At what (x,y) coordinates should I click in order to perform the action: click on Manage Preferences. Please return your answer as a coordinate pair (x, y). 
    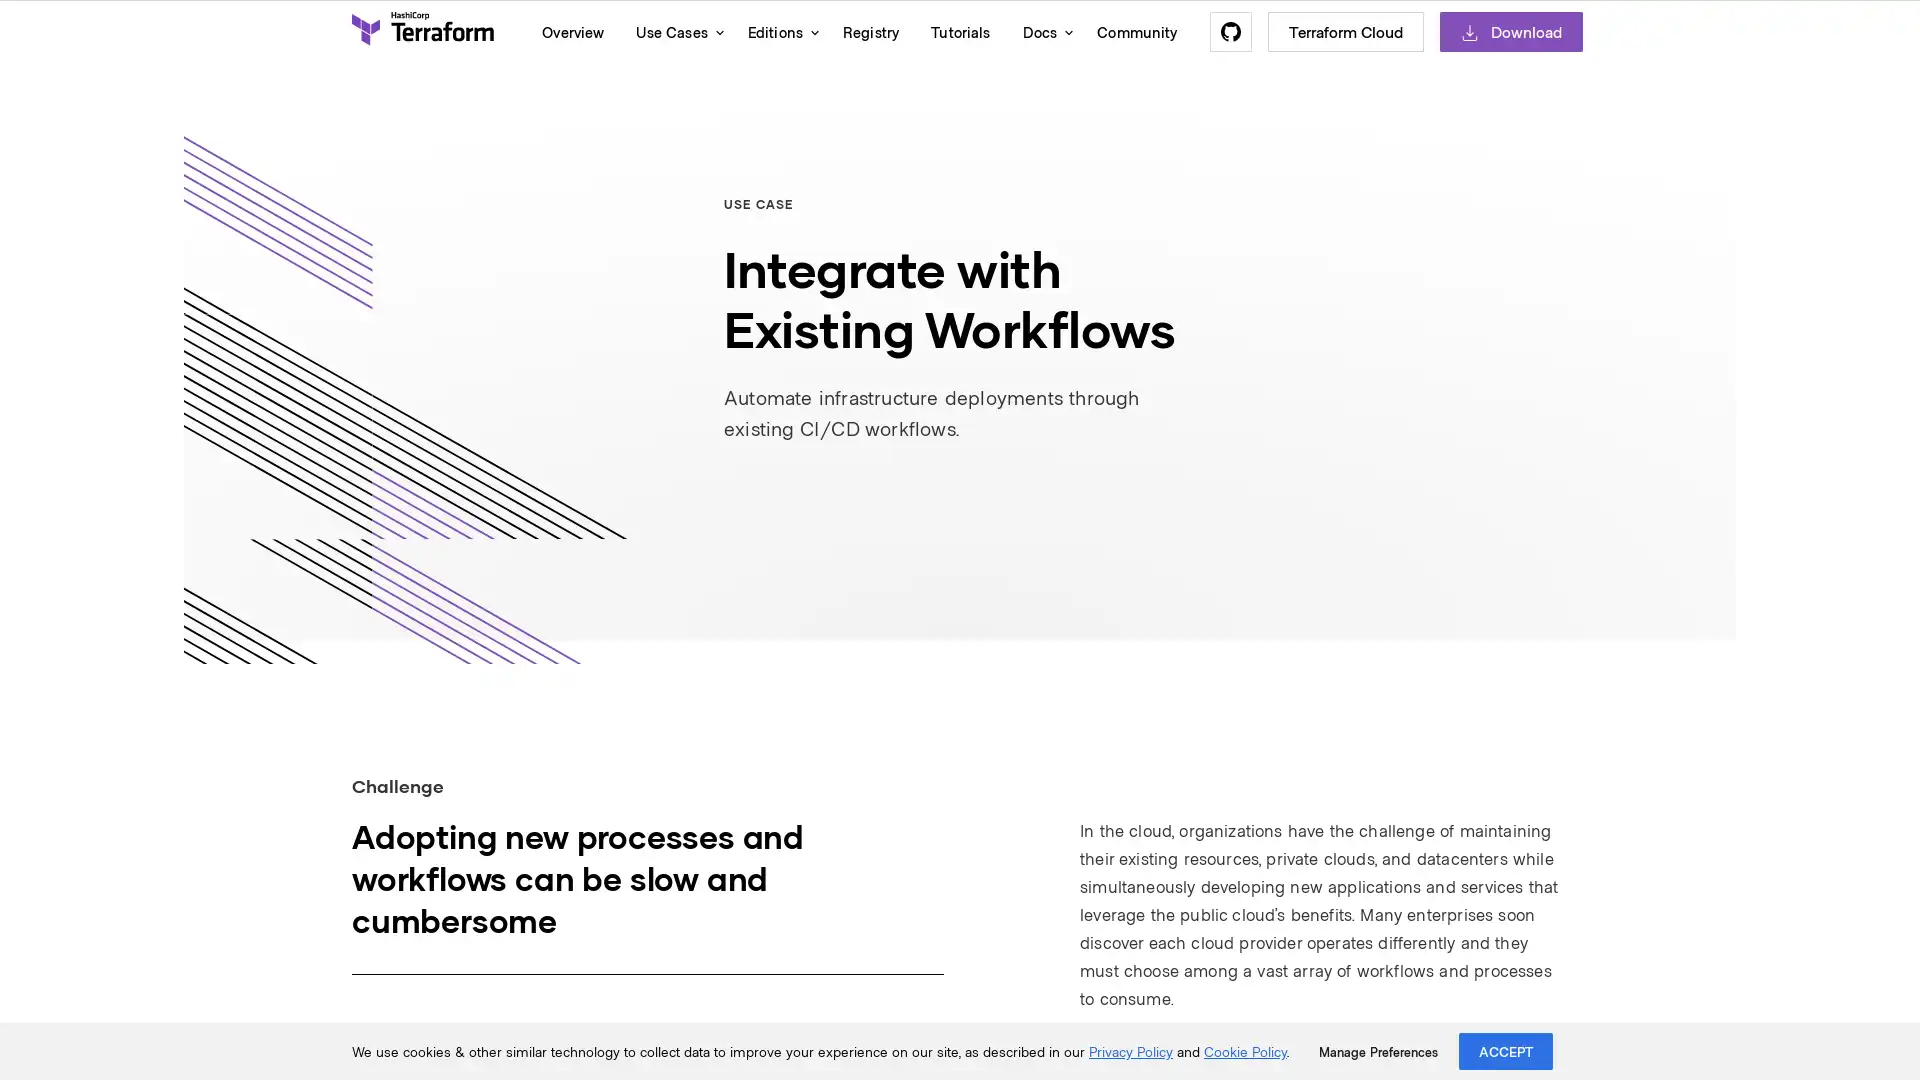
    Looking at the image, I should click on (1377, 1051).